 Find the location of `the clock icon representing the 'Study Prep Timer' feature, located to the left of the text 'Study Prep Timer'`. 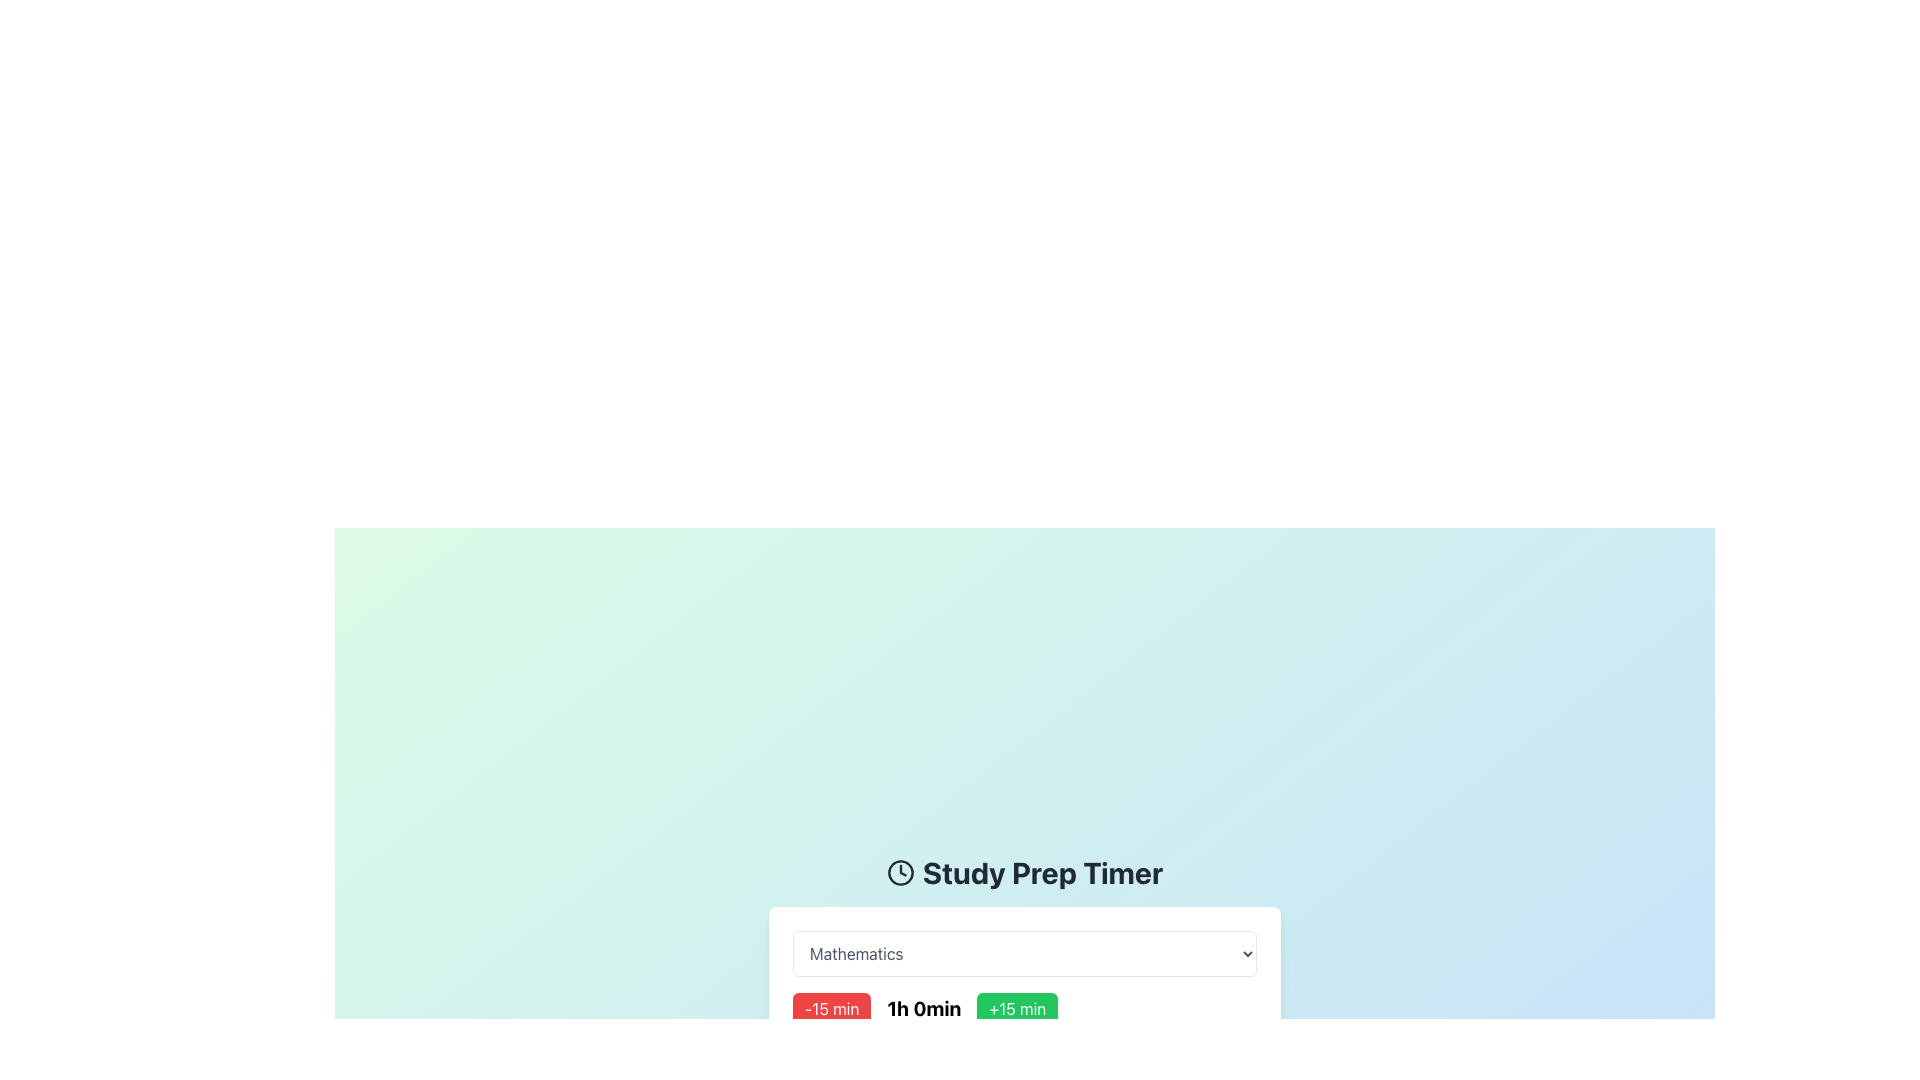

the clock icon representing the 'Study Prep Timer' feature, located to the left of the text 'Study Prep Timer' is located at coordinates (899, 871).